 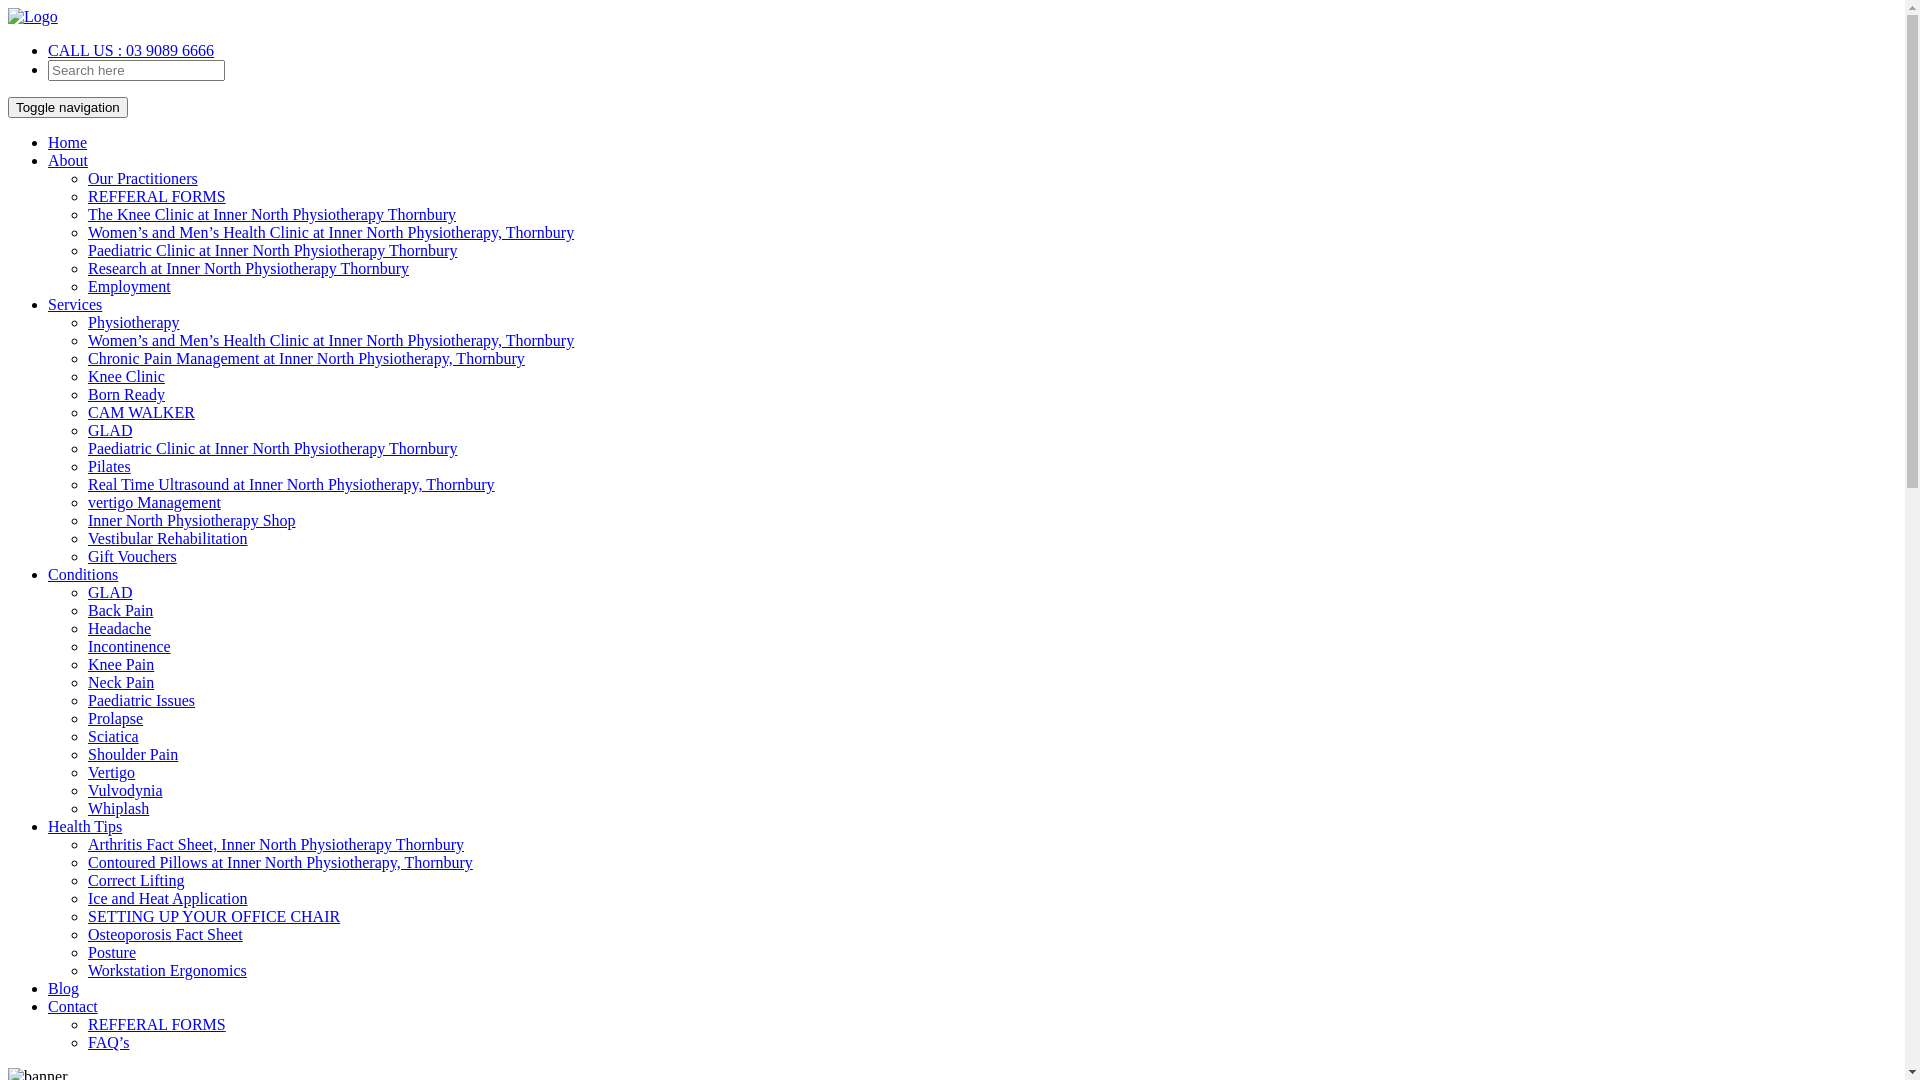 I want to click on 'Gift Vouchers', so click(x=131, y=556).